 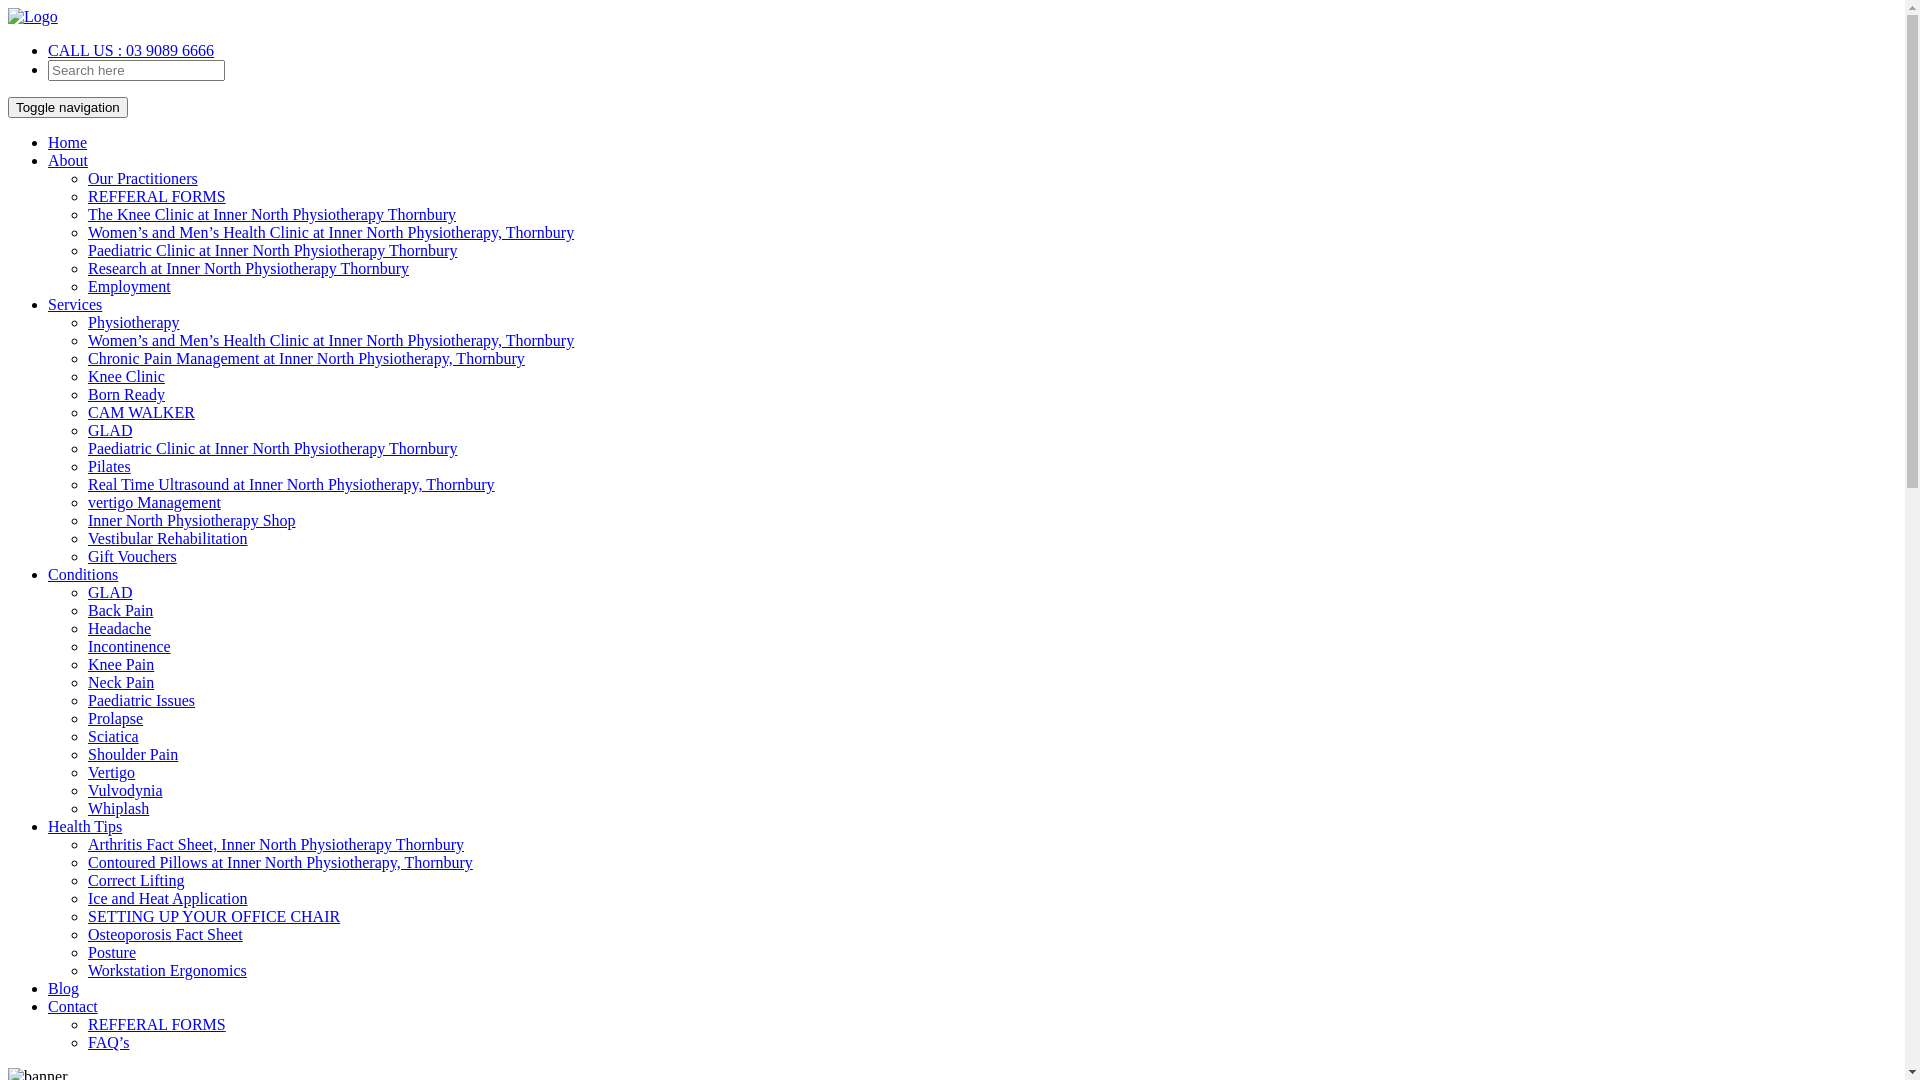 I want to click on 'Gift Vouchers', so click(x=131, y=556).